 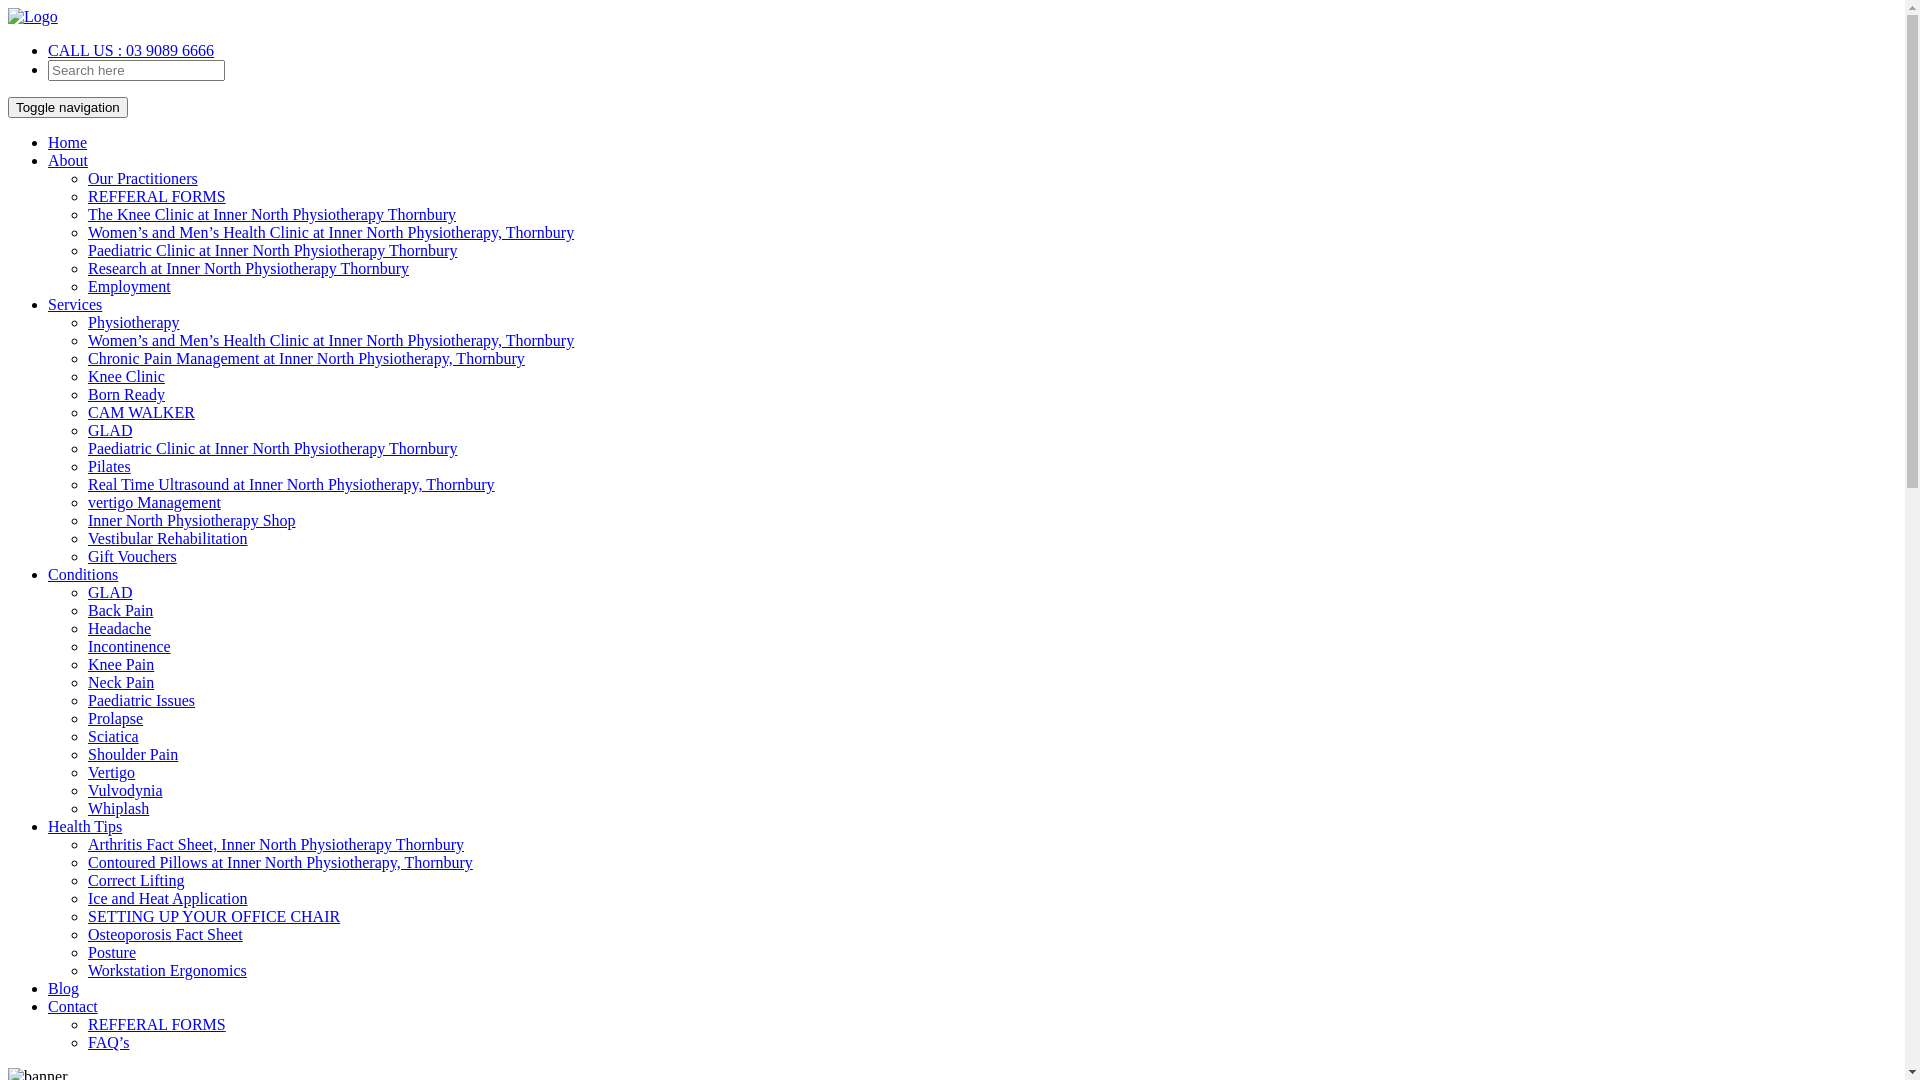 I want to click on 'Gift Vouchers', so click(x=131, y=556).